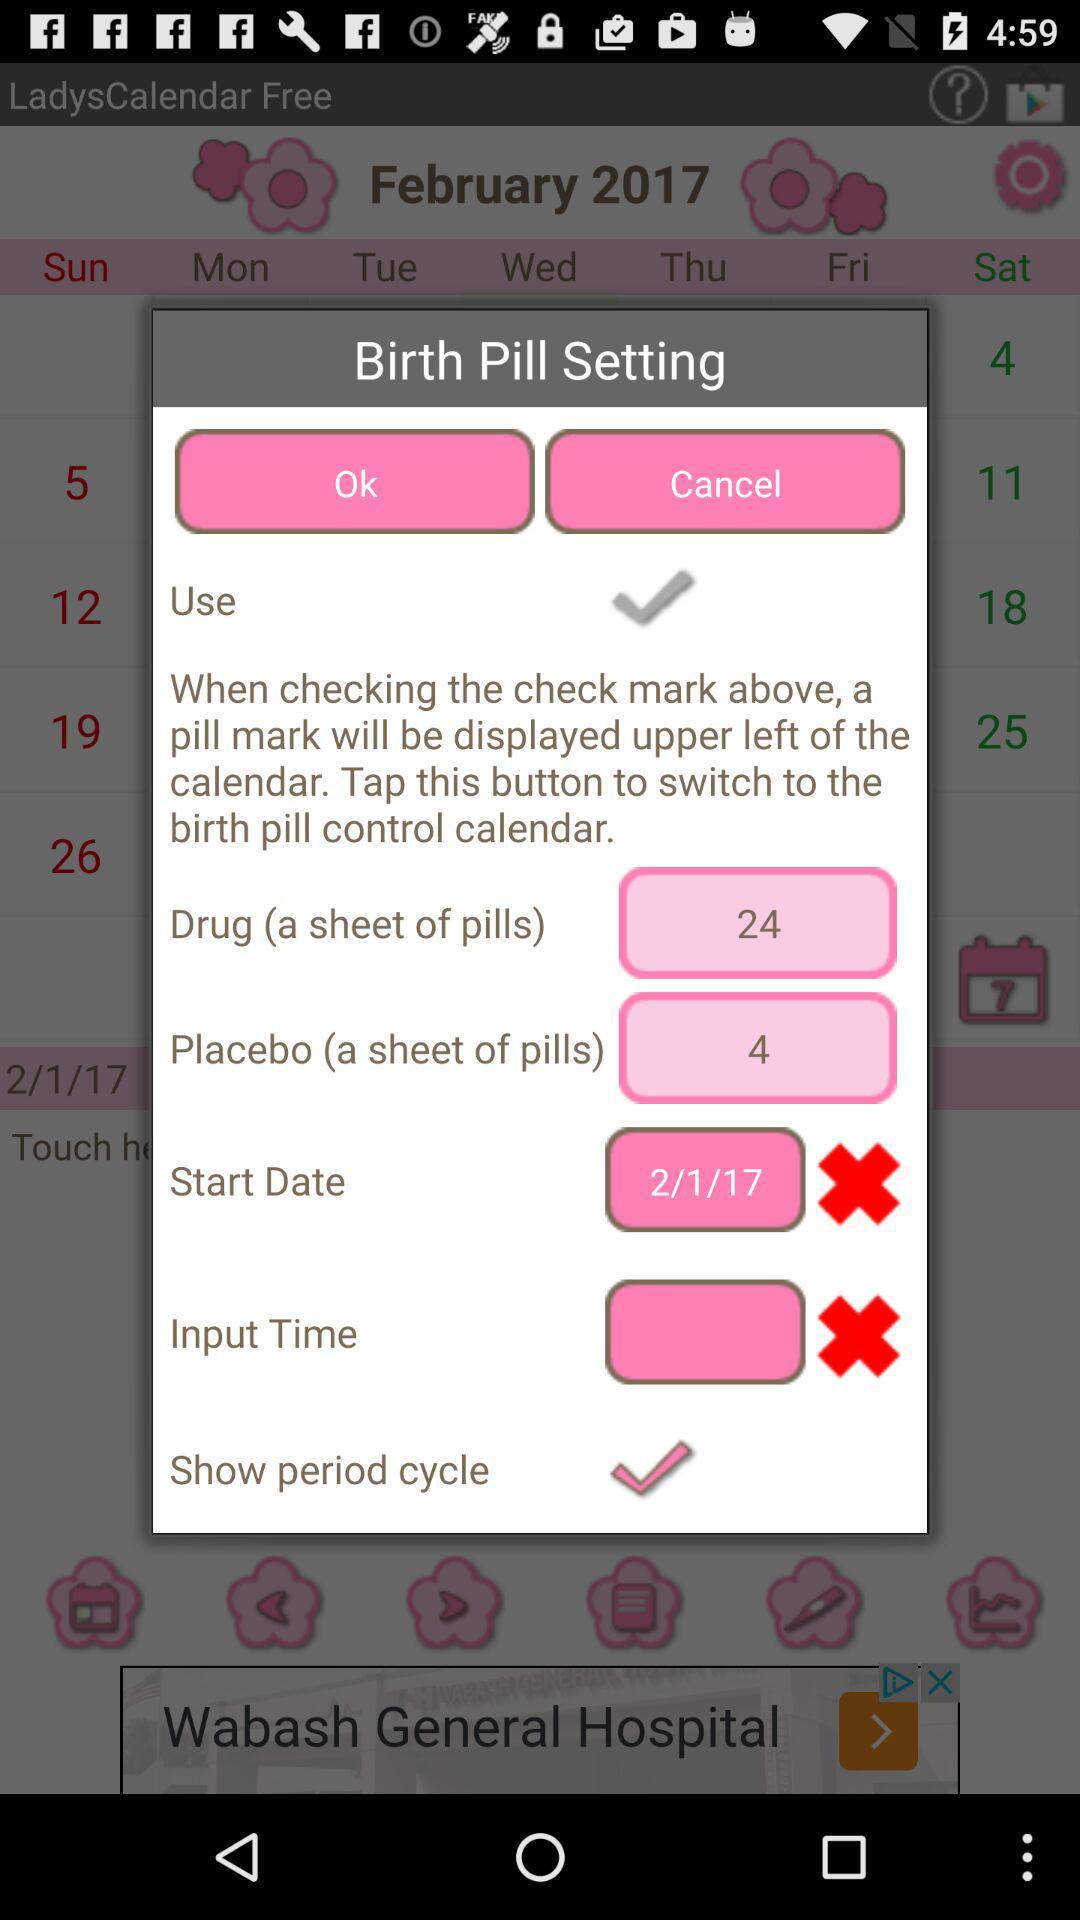 This screenshot has height=1920, width=1080. I want to click on the item below when checking the, so click(757, 921).